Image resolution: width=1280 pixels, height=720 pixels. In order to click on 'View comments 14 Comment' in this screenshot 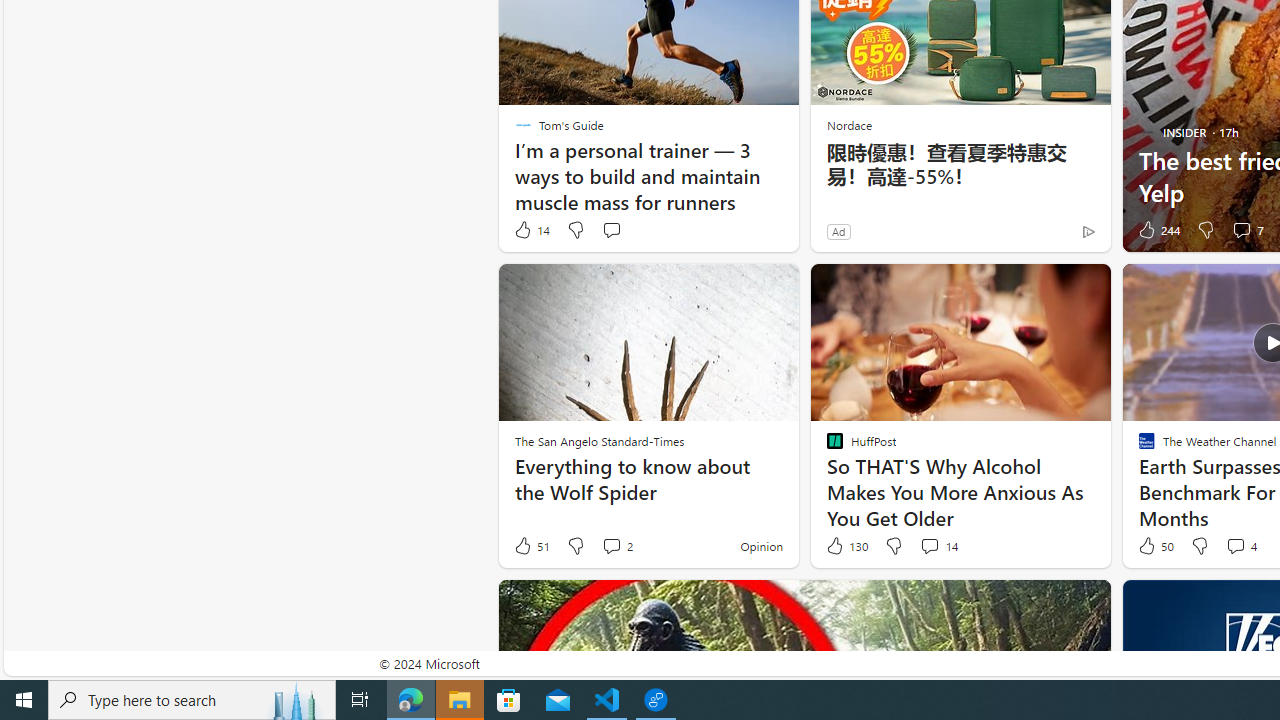, I will do `click(928, 545)`.